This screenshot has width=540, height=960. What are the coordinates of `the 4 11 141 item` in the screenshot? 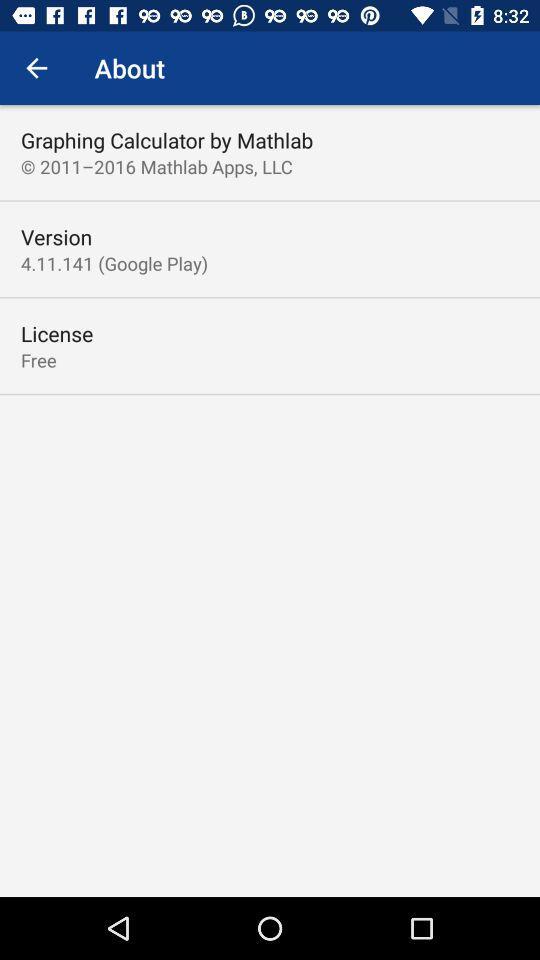 It's located at (114, 262).